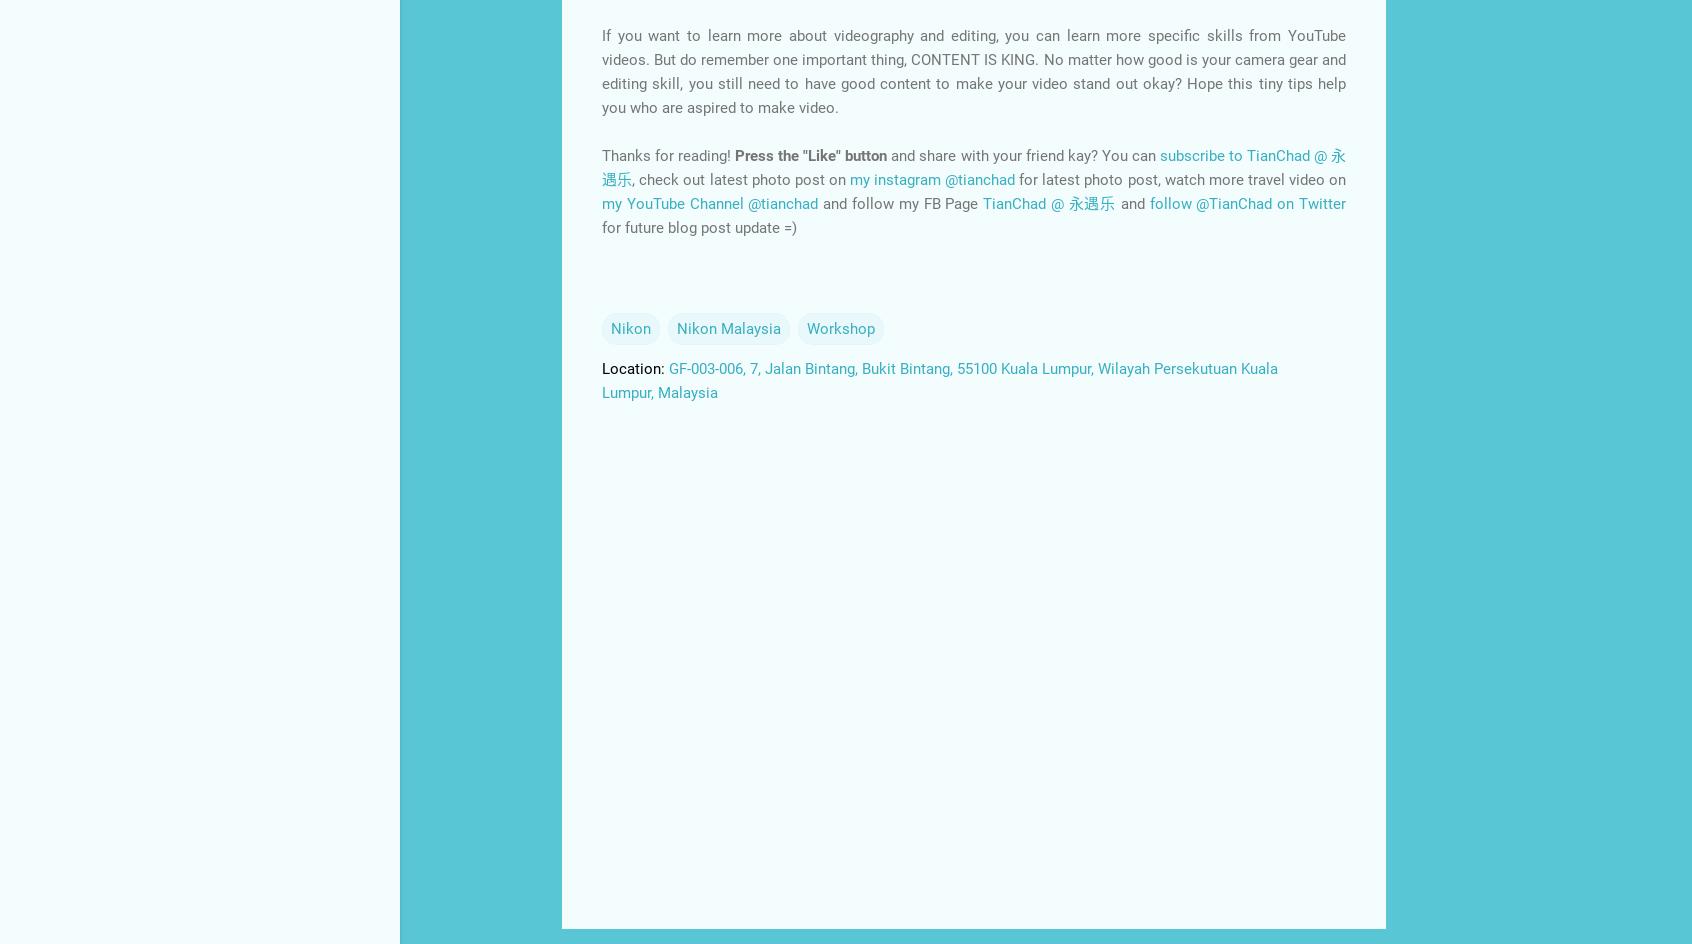  What do you see at coordinates (810, 155) in the screenshot?
I see `'Press the "Like" button'` at bounding box center [810, 155].